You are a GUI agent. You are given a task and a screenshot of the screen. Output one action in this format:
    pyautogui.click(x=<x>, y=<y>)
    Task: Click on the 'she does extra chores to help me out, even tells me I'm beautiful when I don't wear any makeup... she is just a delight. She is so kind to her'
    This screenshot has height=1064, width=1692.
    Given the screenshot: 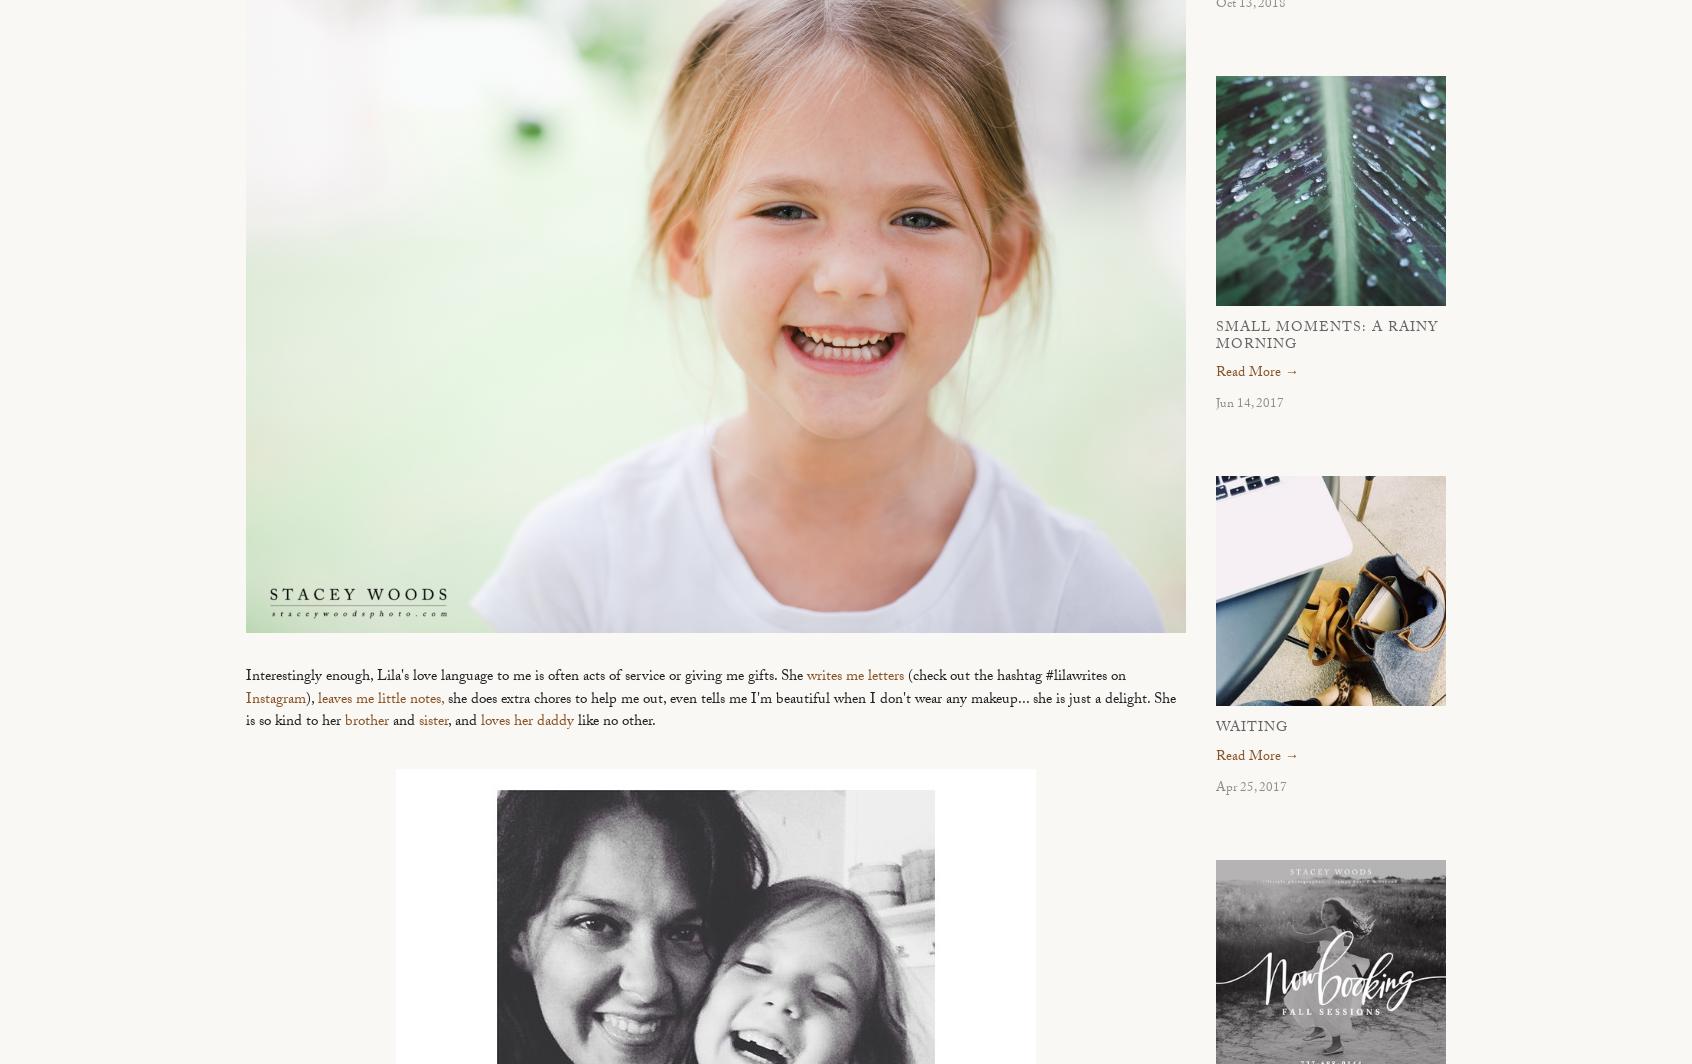 What is the action you would take?
    pyautogui.click(x=709, y=711)
    